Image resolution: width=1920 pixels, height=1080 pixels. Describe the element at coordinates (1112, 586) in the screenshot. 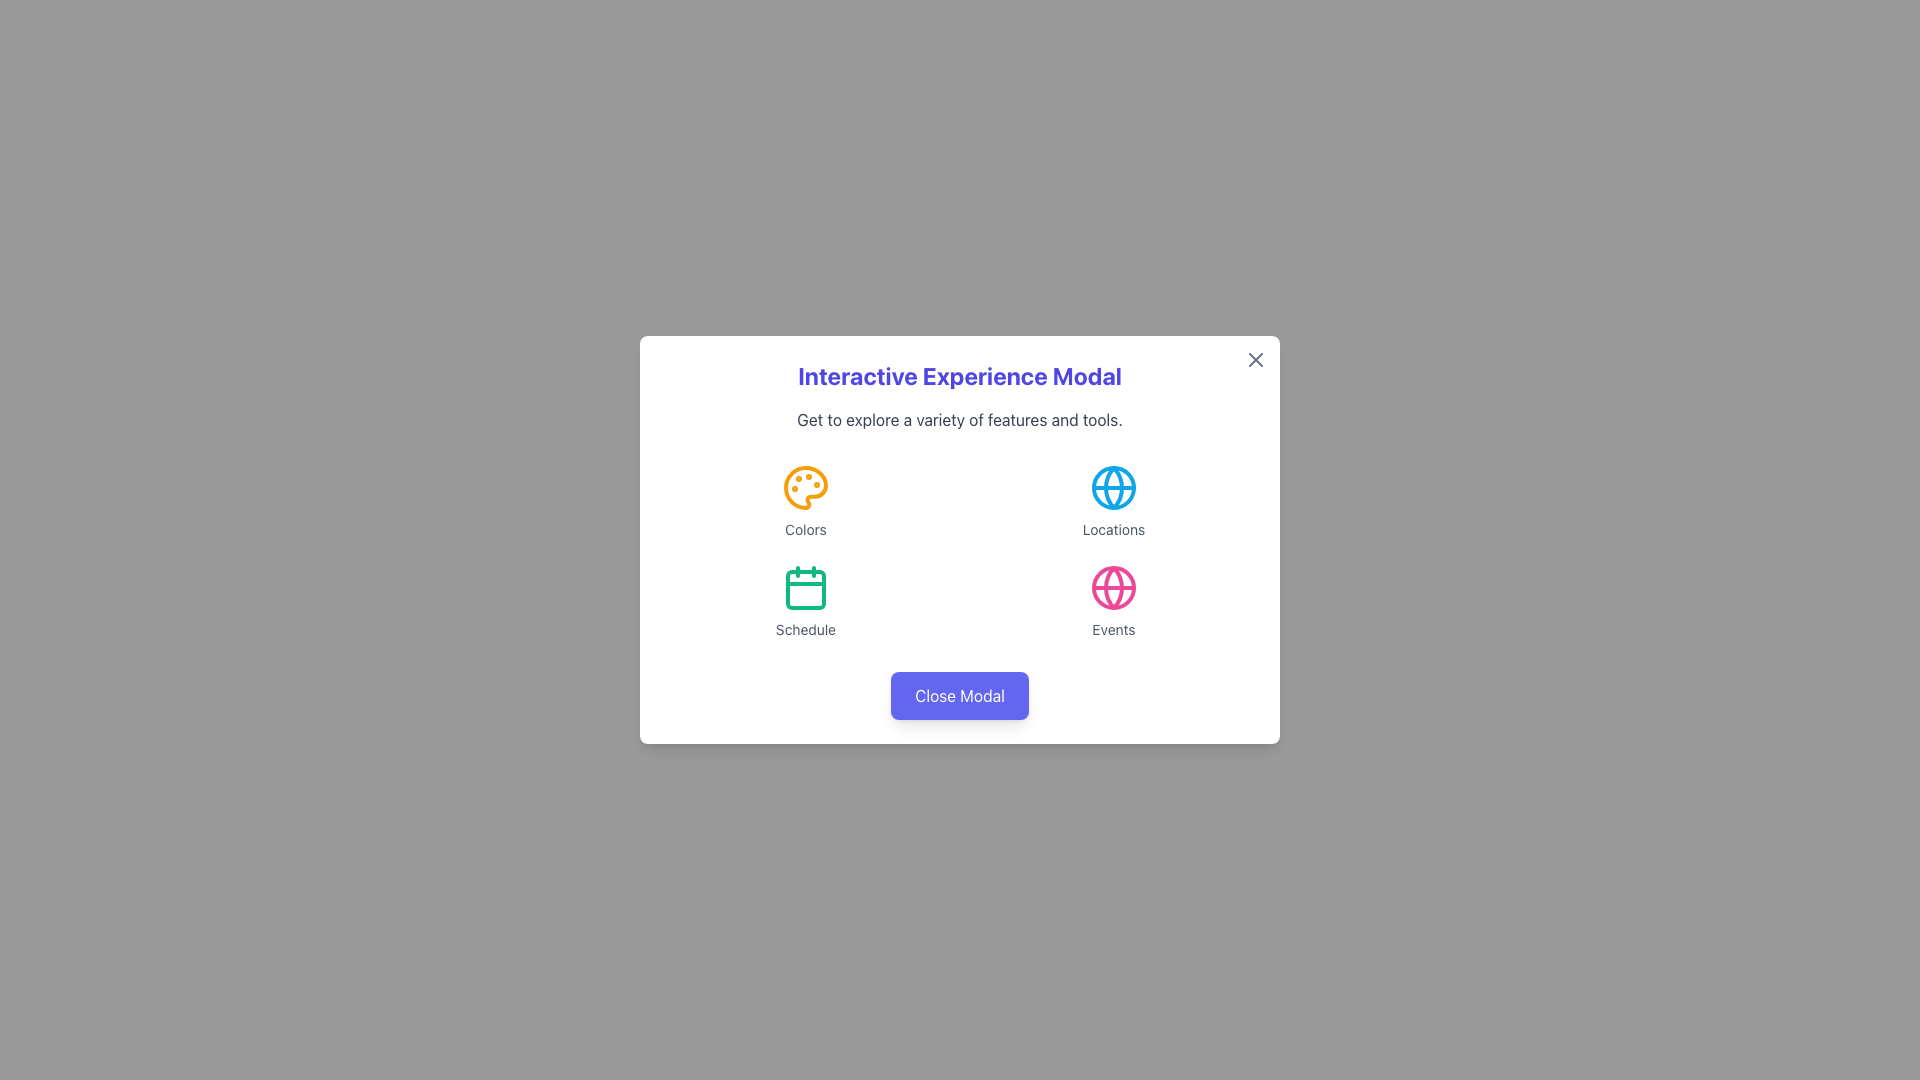

I see `the outer circle of the 'Events' icon, which features a pink globe-like graphic and is located in the bottom-right quadrant of the modal` at that location.